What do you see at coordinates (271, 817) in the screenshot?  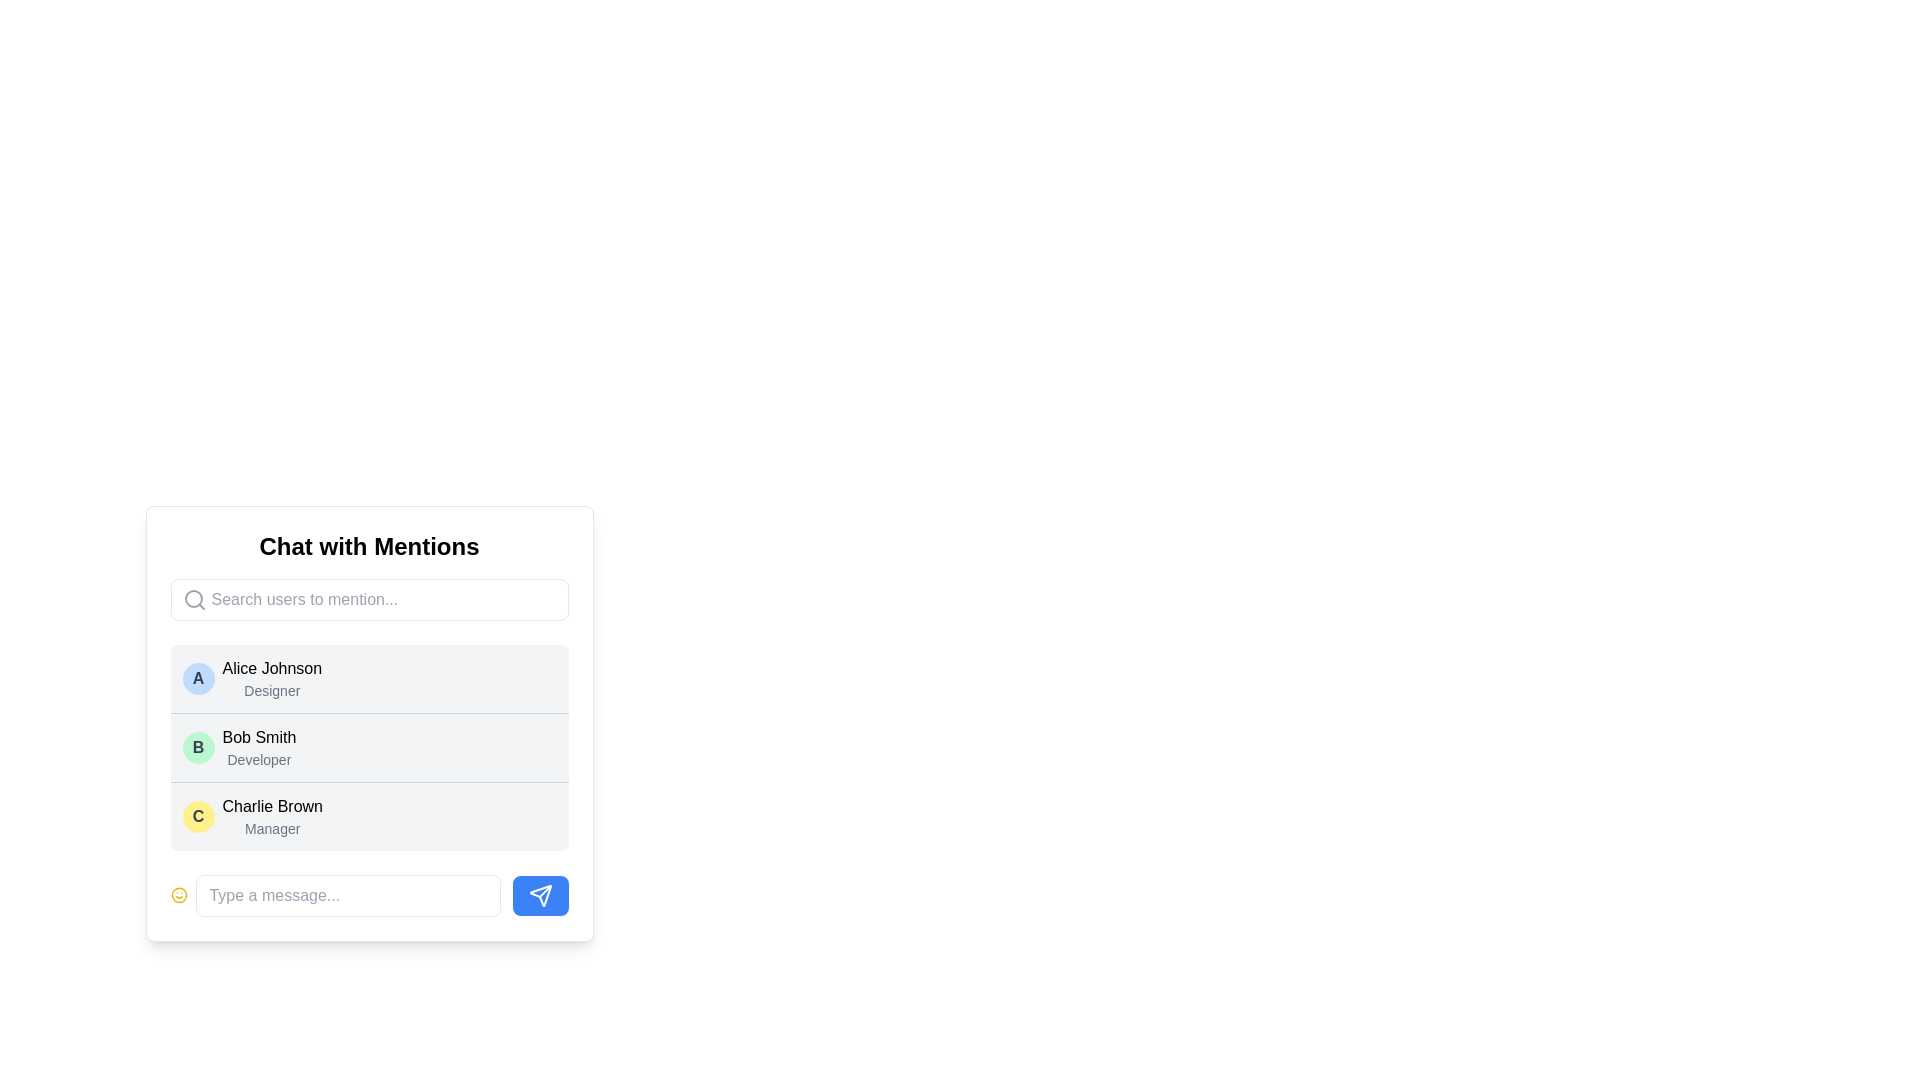 I see `the user profile text component displaying 'Charlie Brown' as the third entry in the vertical list of user profiles in the chat interface modal` at bounding box center [271, 817].